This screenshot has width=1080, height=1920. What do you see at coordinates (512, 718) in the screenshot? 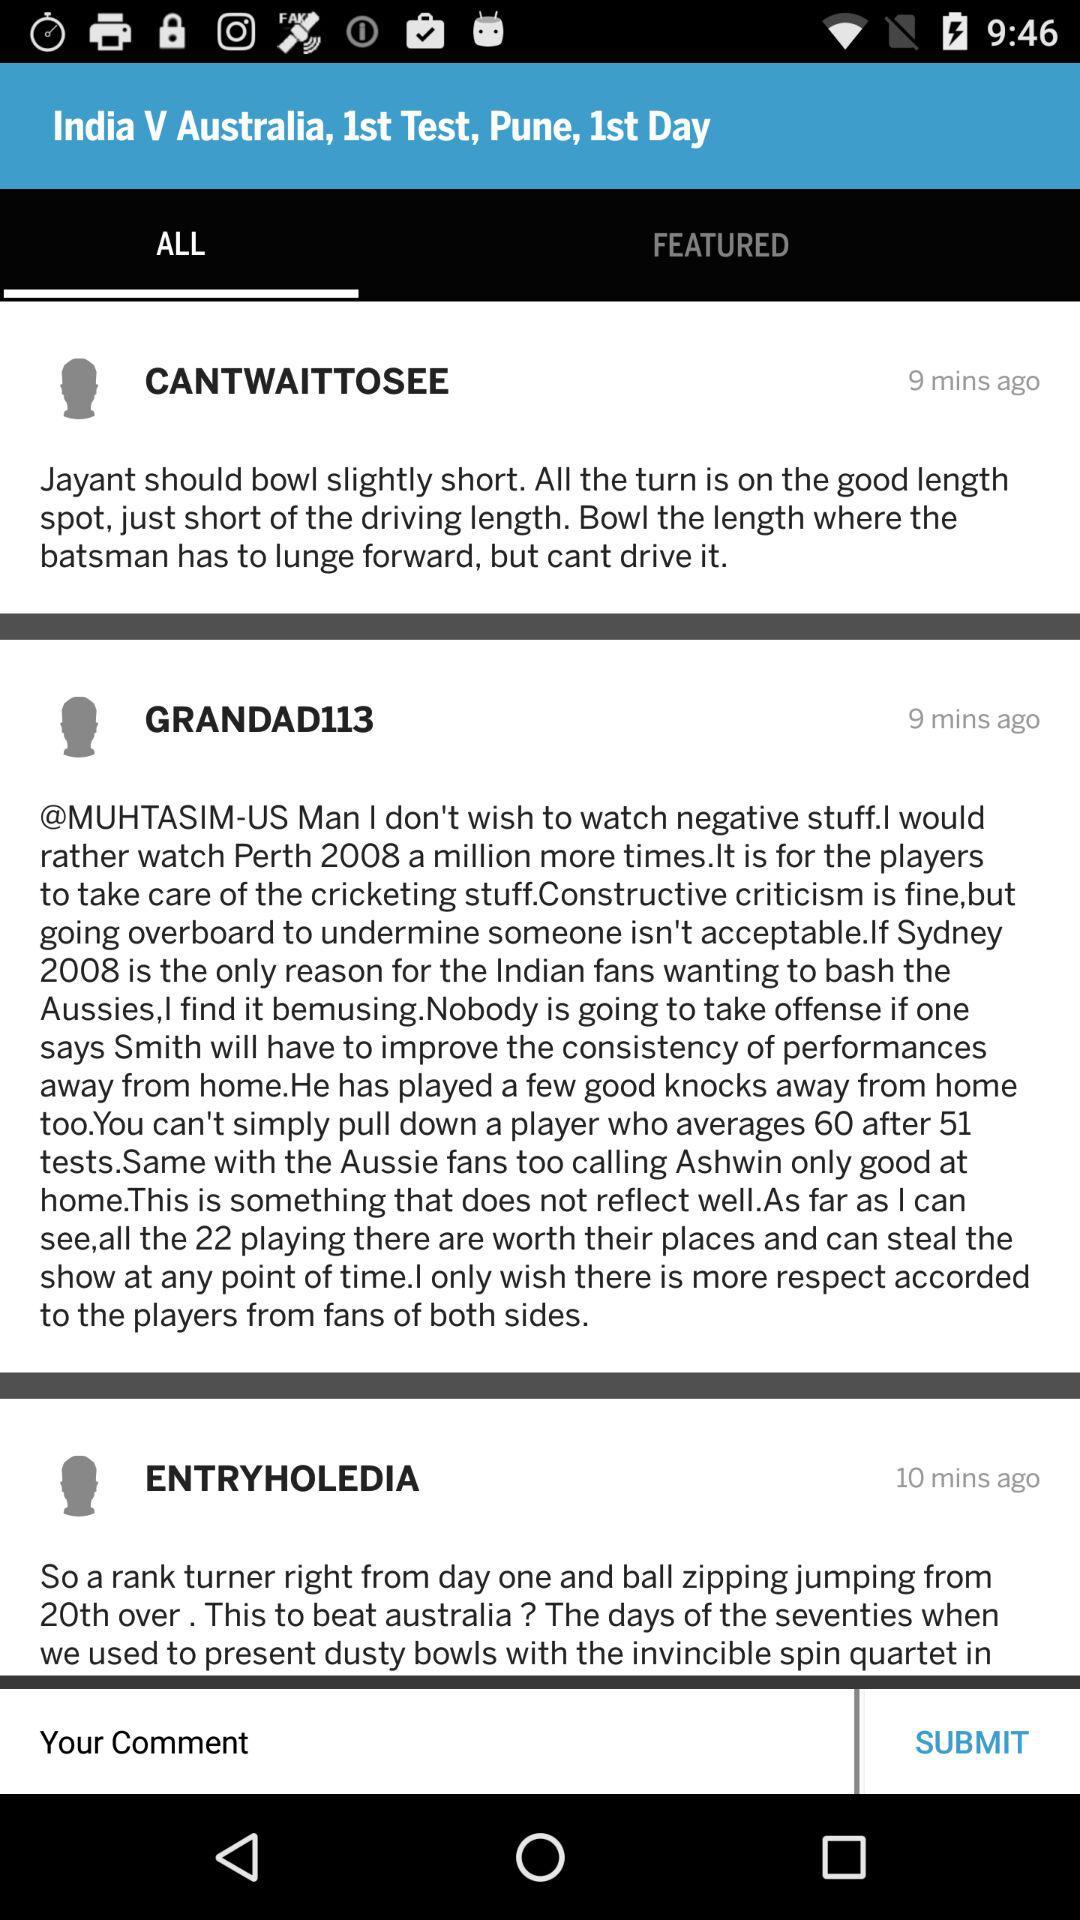
I see `grandad113 icon` at bounding box center [512, 718].